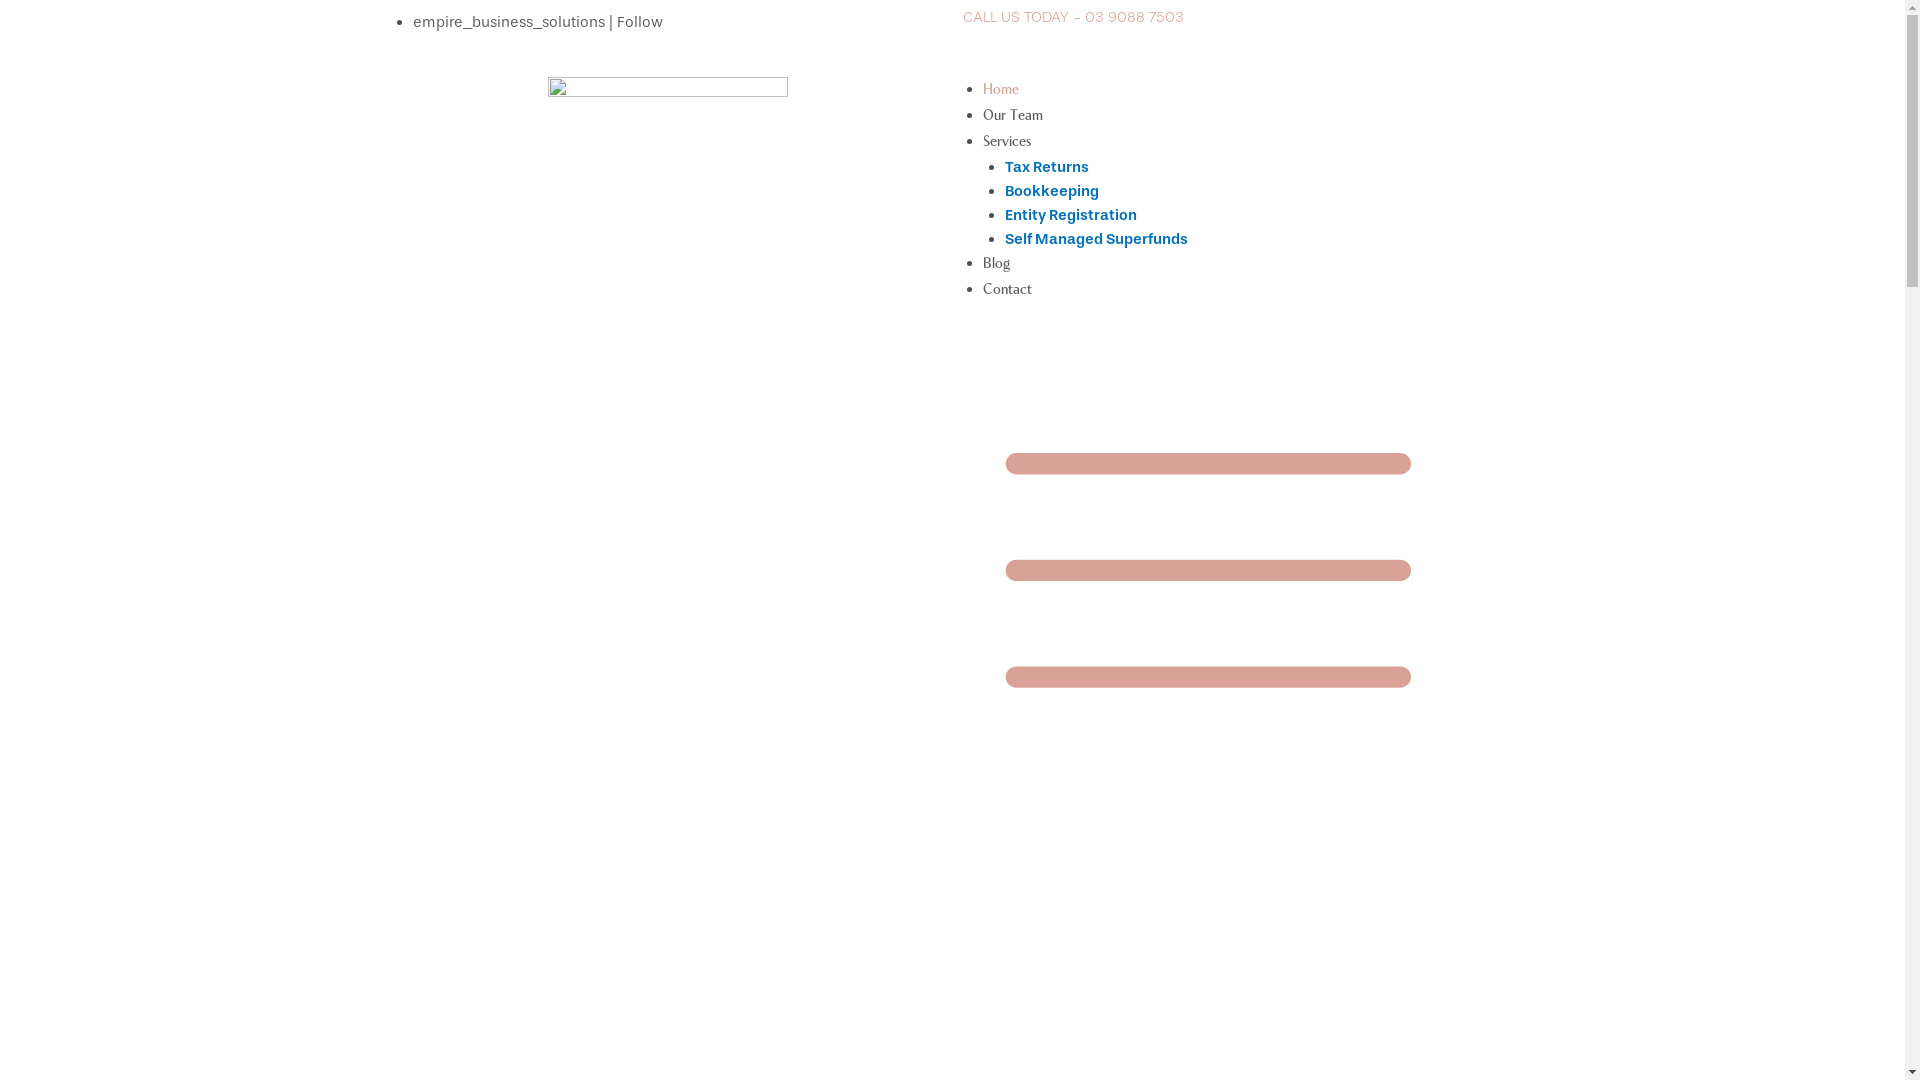  I want to click on 'Contact', so click(1006, 289).